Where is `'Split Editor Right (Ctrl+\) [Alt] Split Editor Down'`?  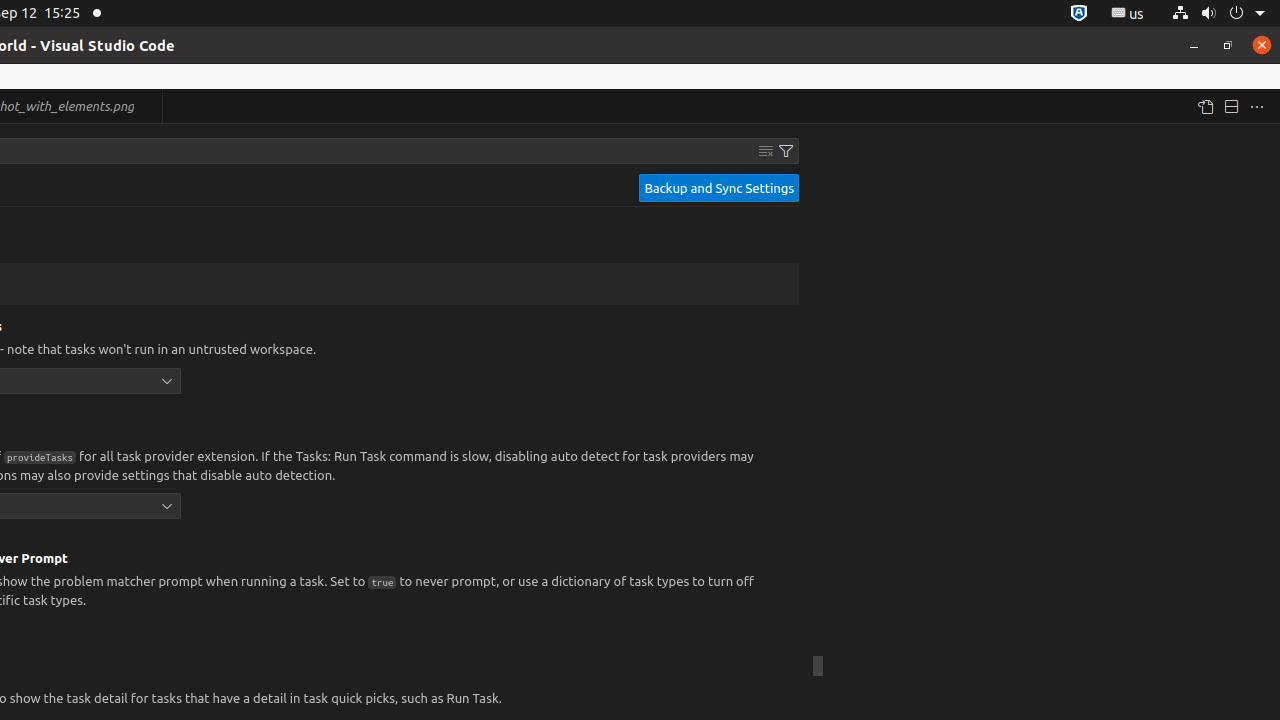 'Split Editor Right (Ctrl+\) [Alt] Split Editor Down' is located at coordinates (1229, 106).